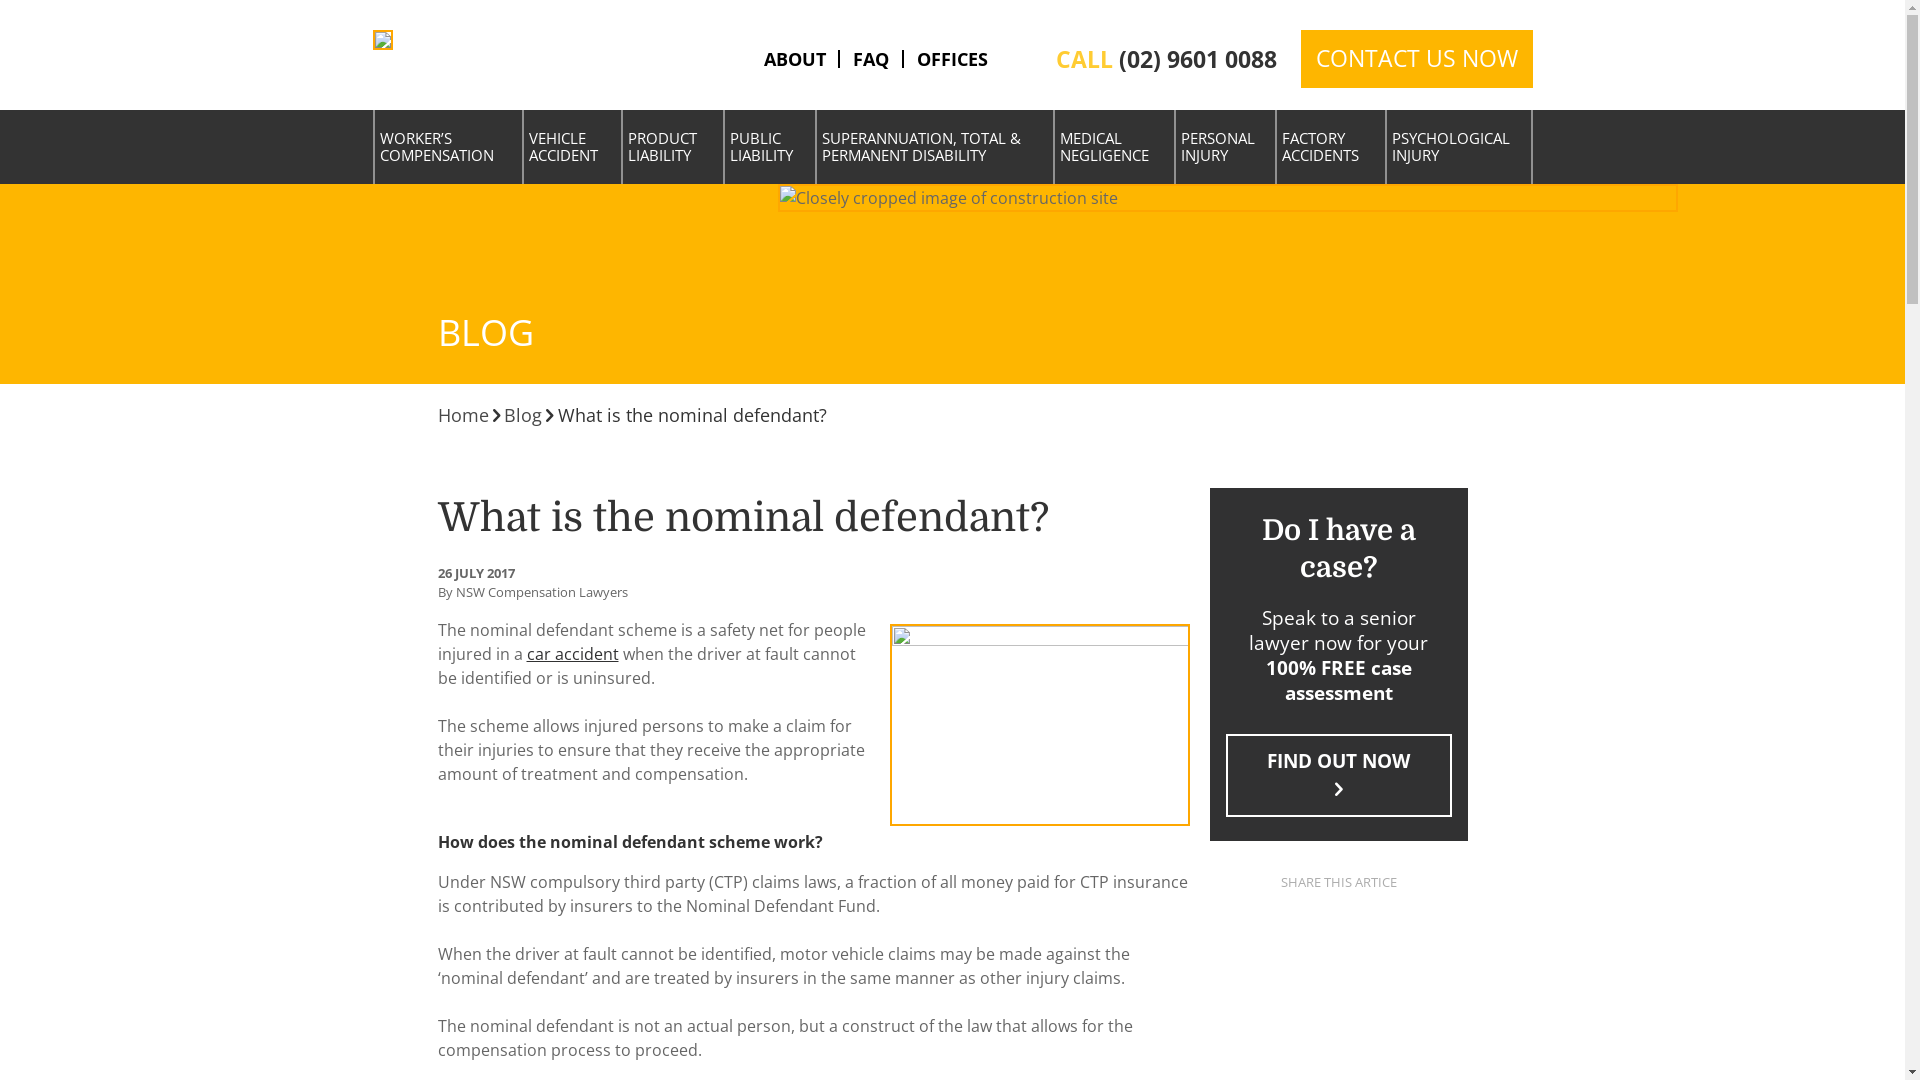  Describe the element at coordinates (571, 146) in the screenshot. I see `'VEHICLE ACCIDENT'` at that location.